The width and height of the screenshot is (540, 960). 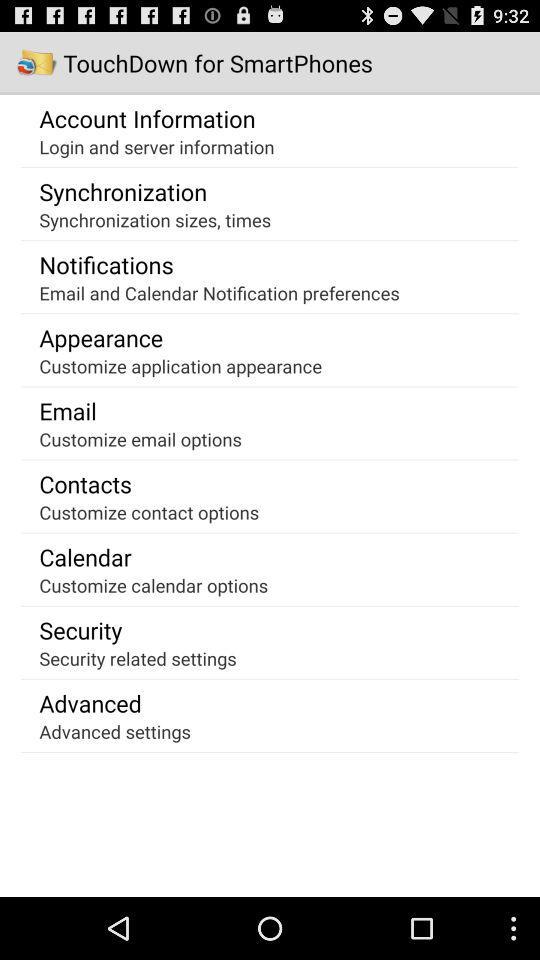 I want to click on app below security app, so click(x=137, y=657).